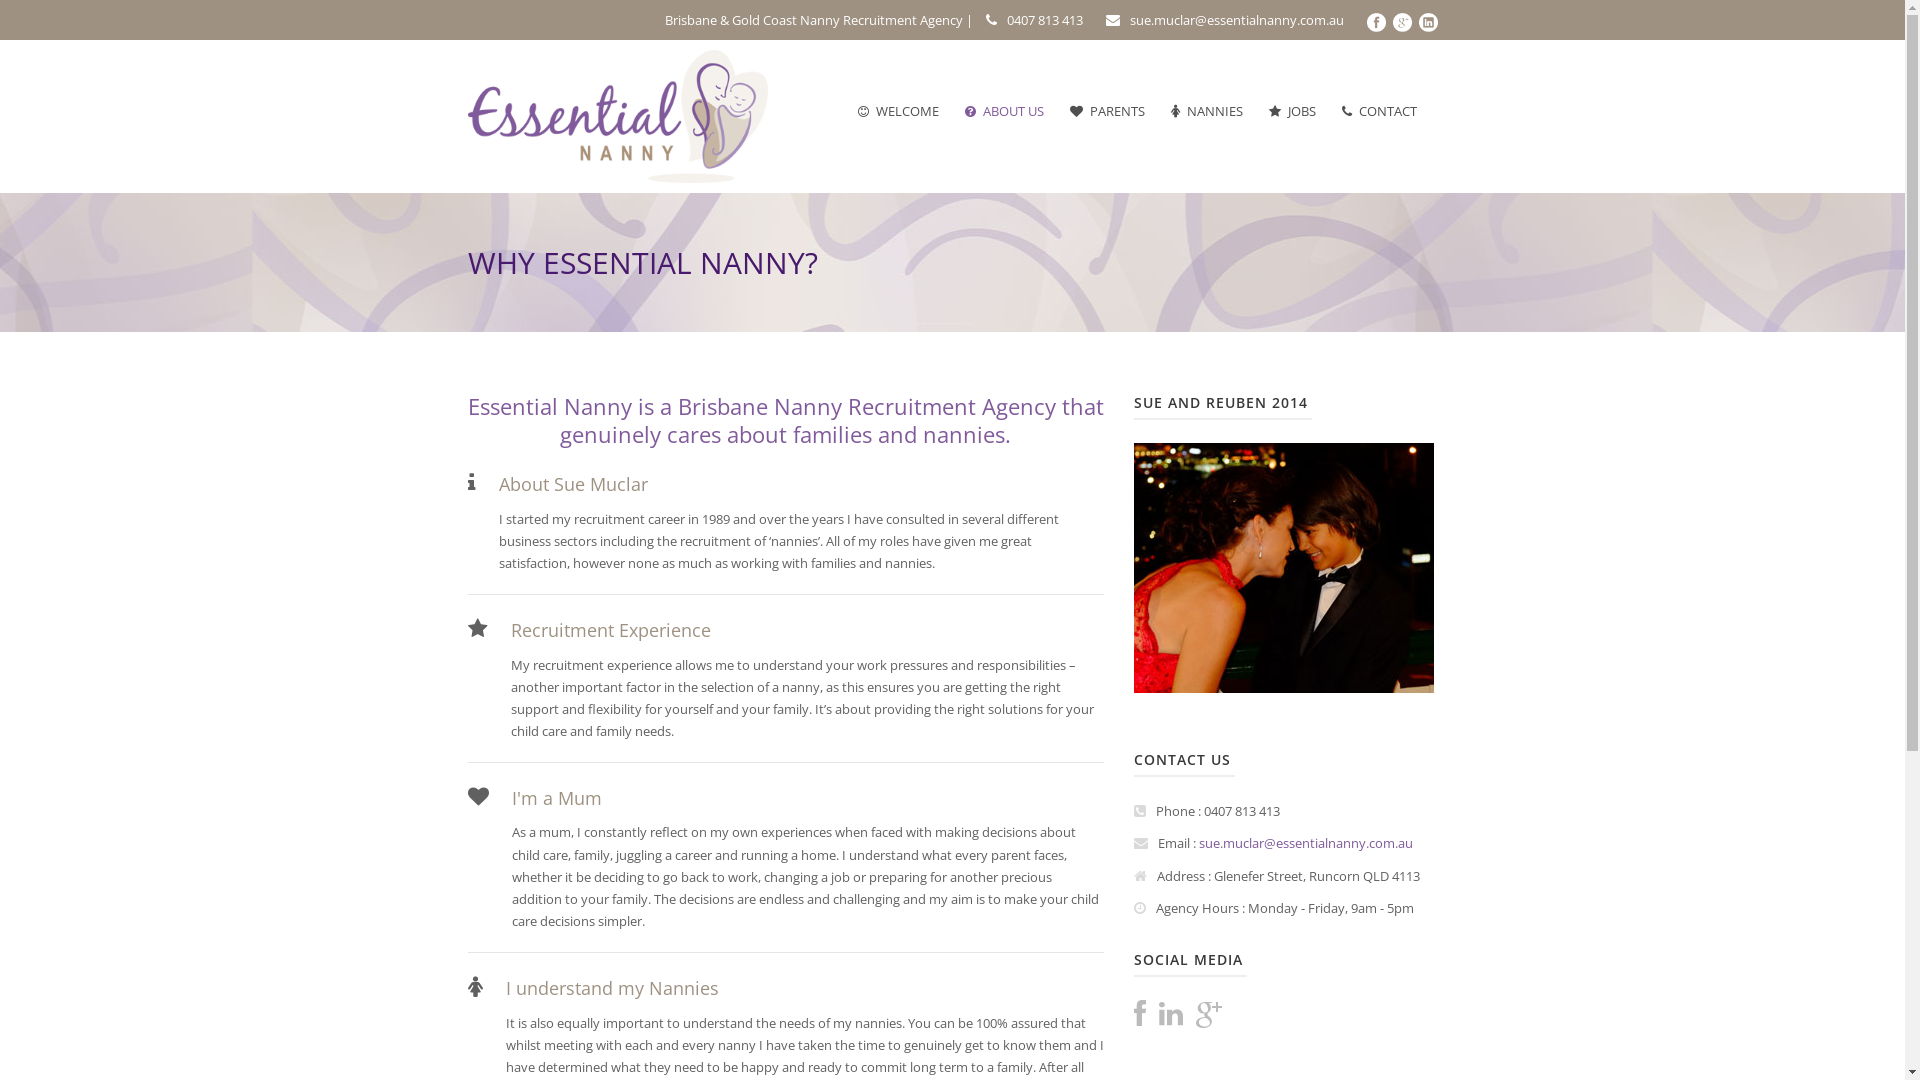 The height and width of the screenshot is (1080, 1920). What do you see at coordinates (1105, 111) in the screenshot?
I see `'PARENTS'` at bounding box center [1105, 111].